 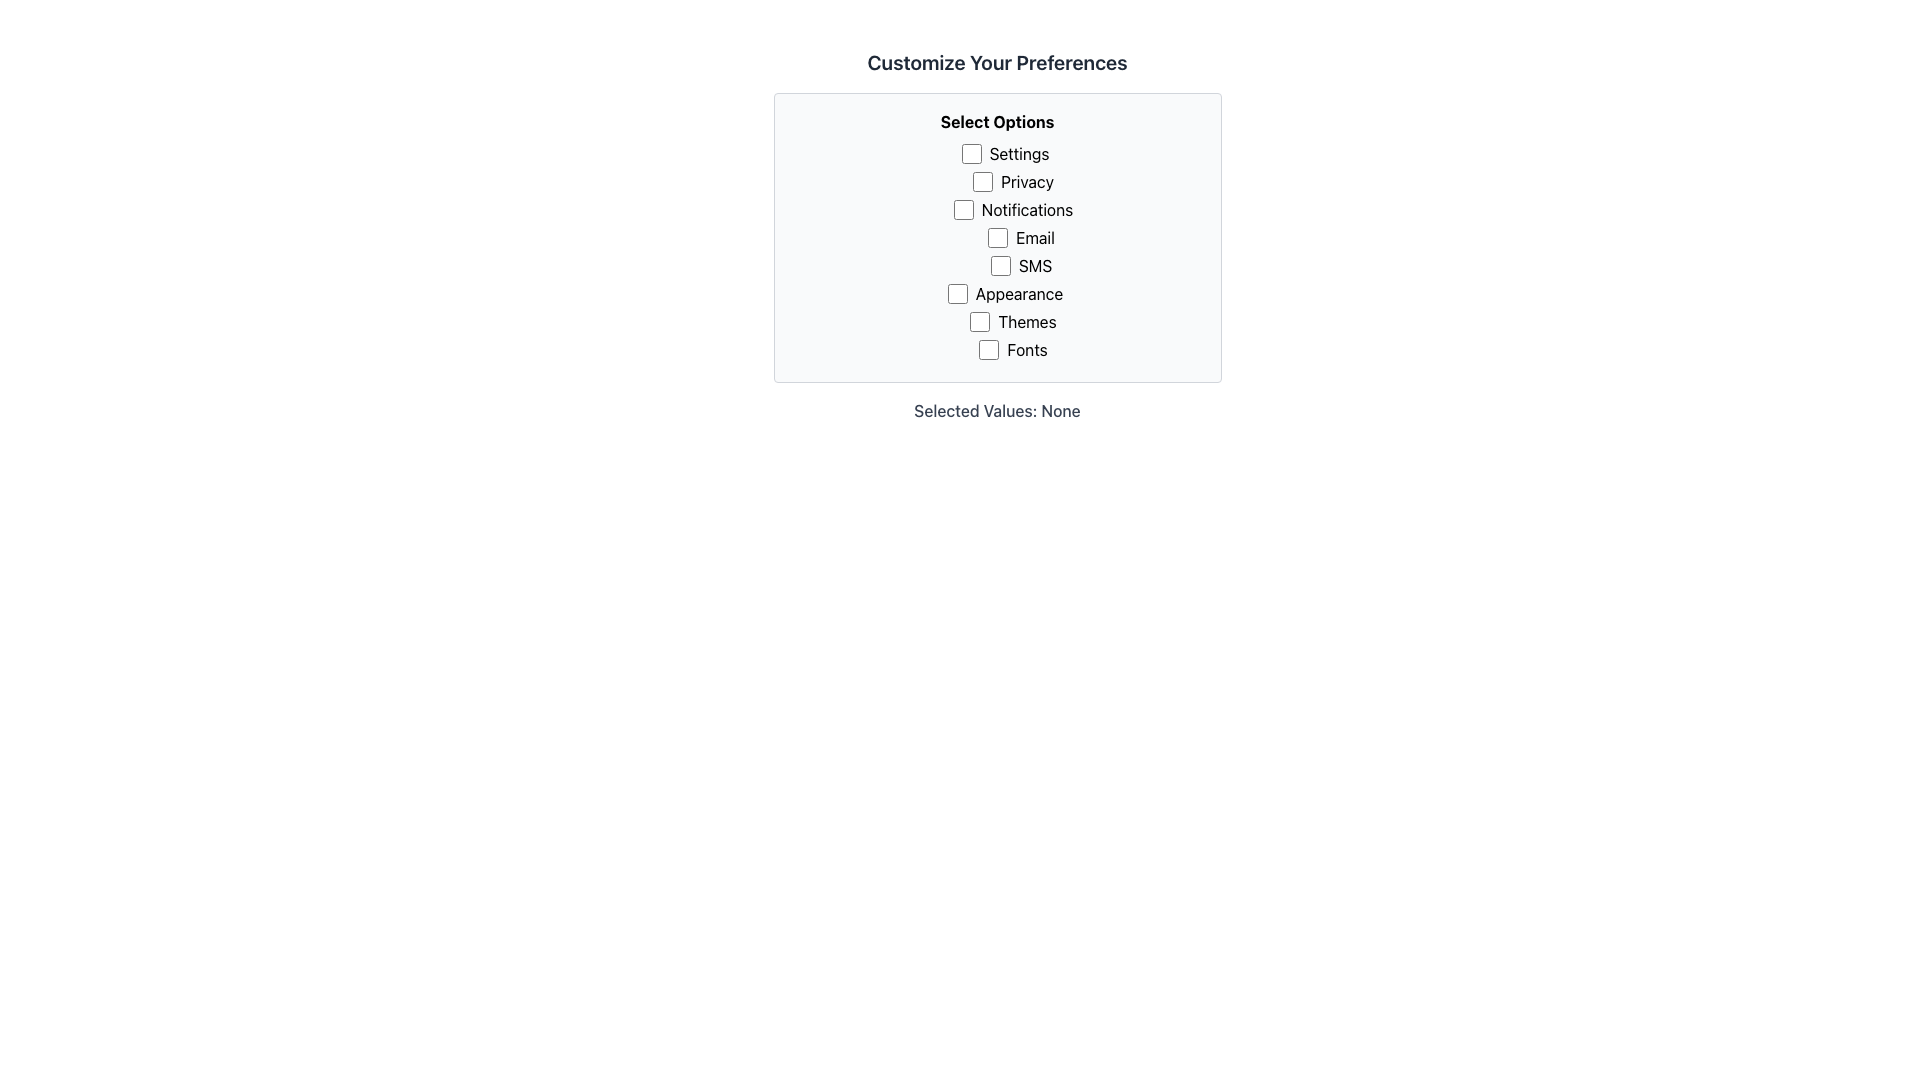 What do you see at coordinates (1021, 238) in the screenshot?
I see `the 'Email' label, which is positioned under the 'Notifications' checkbox and above the 'SMS' checkbox in the form layout` at bounding box center [1021, 238].